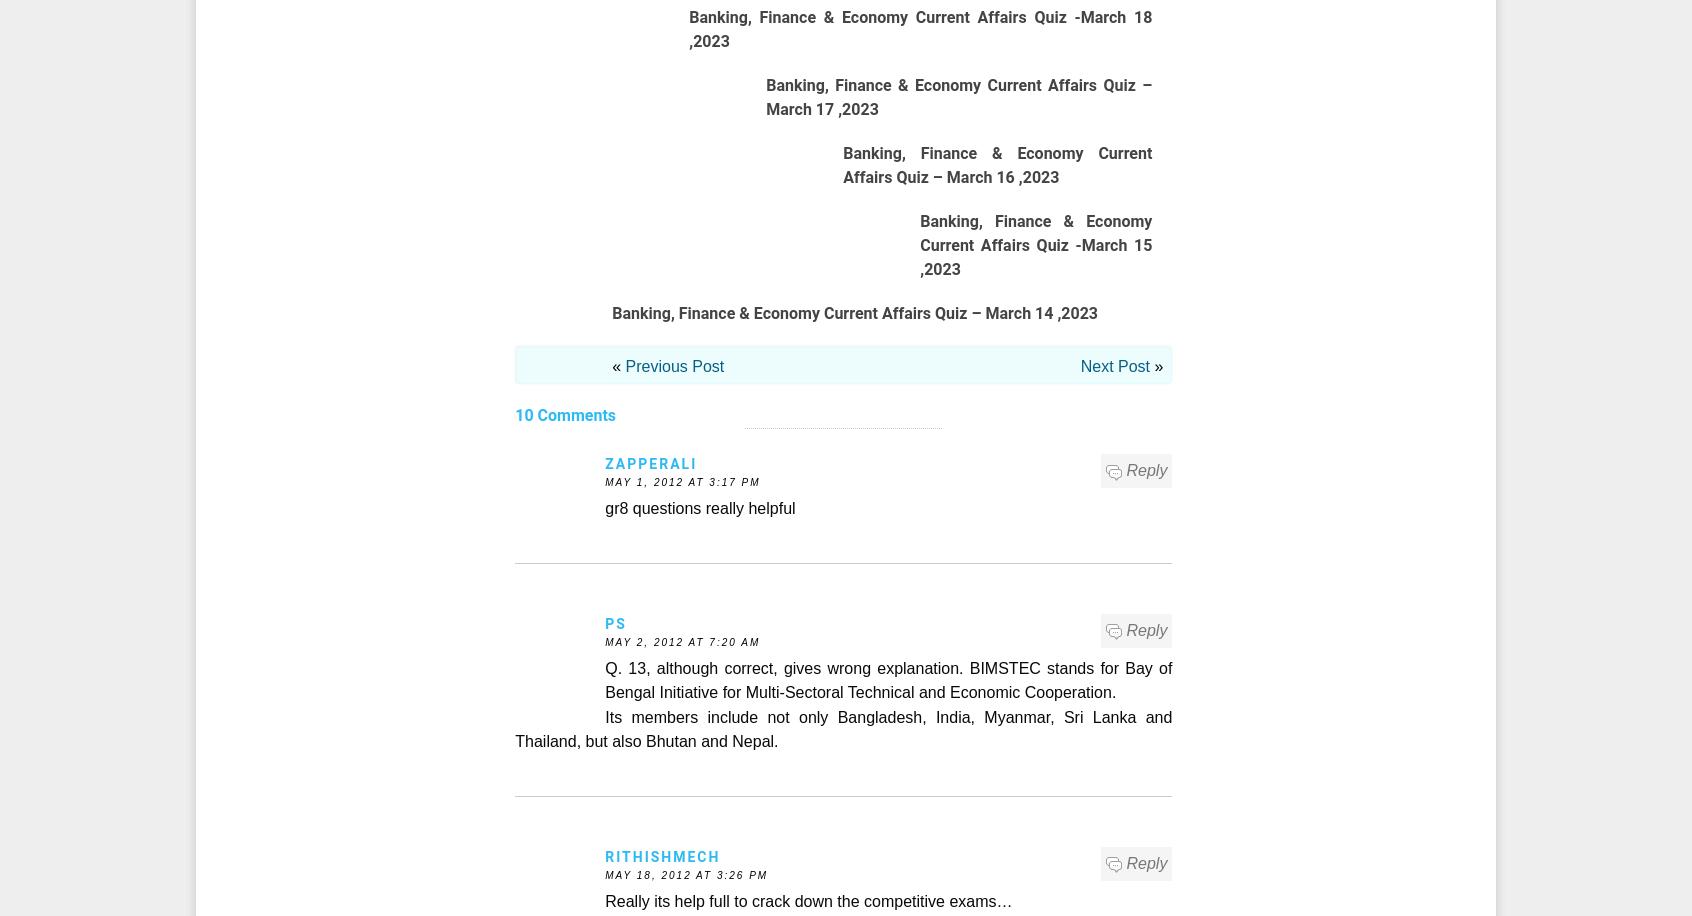 This screenshot has width=1692, height=916. What do you see at coordinates (564, 414) in the screenshot?
I see `'10 Comments'` at bounding box center [564, 414].